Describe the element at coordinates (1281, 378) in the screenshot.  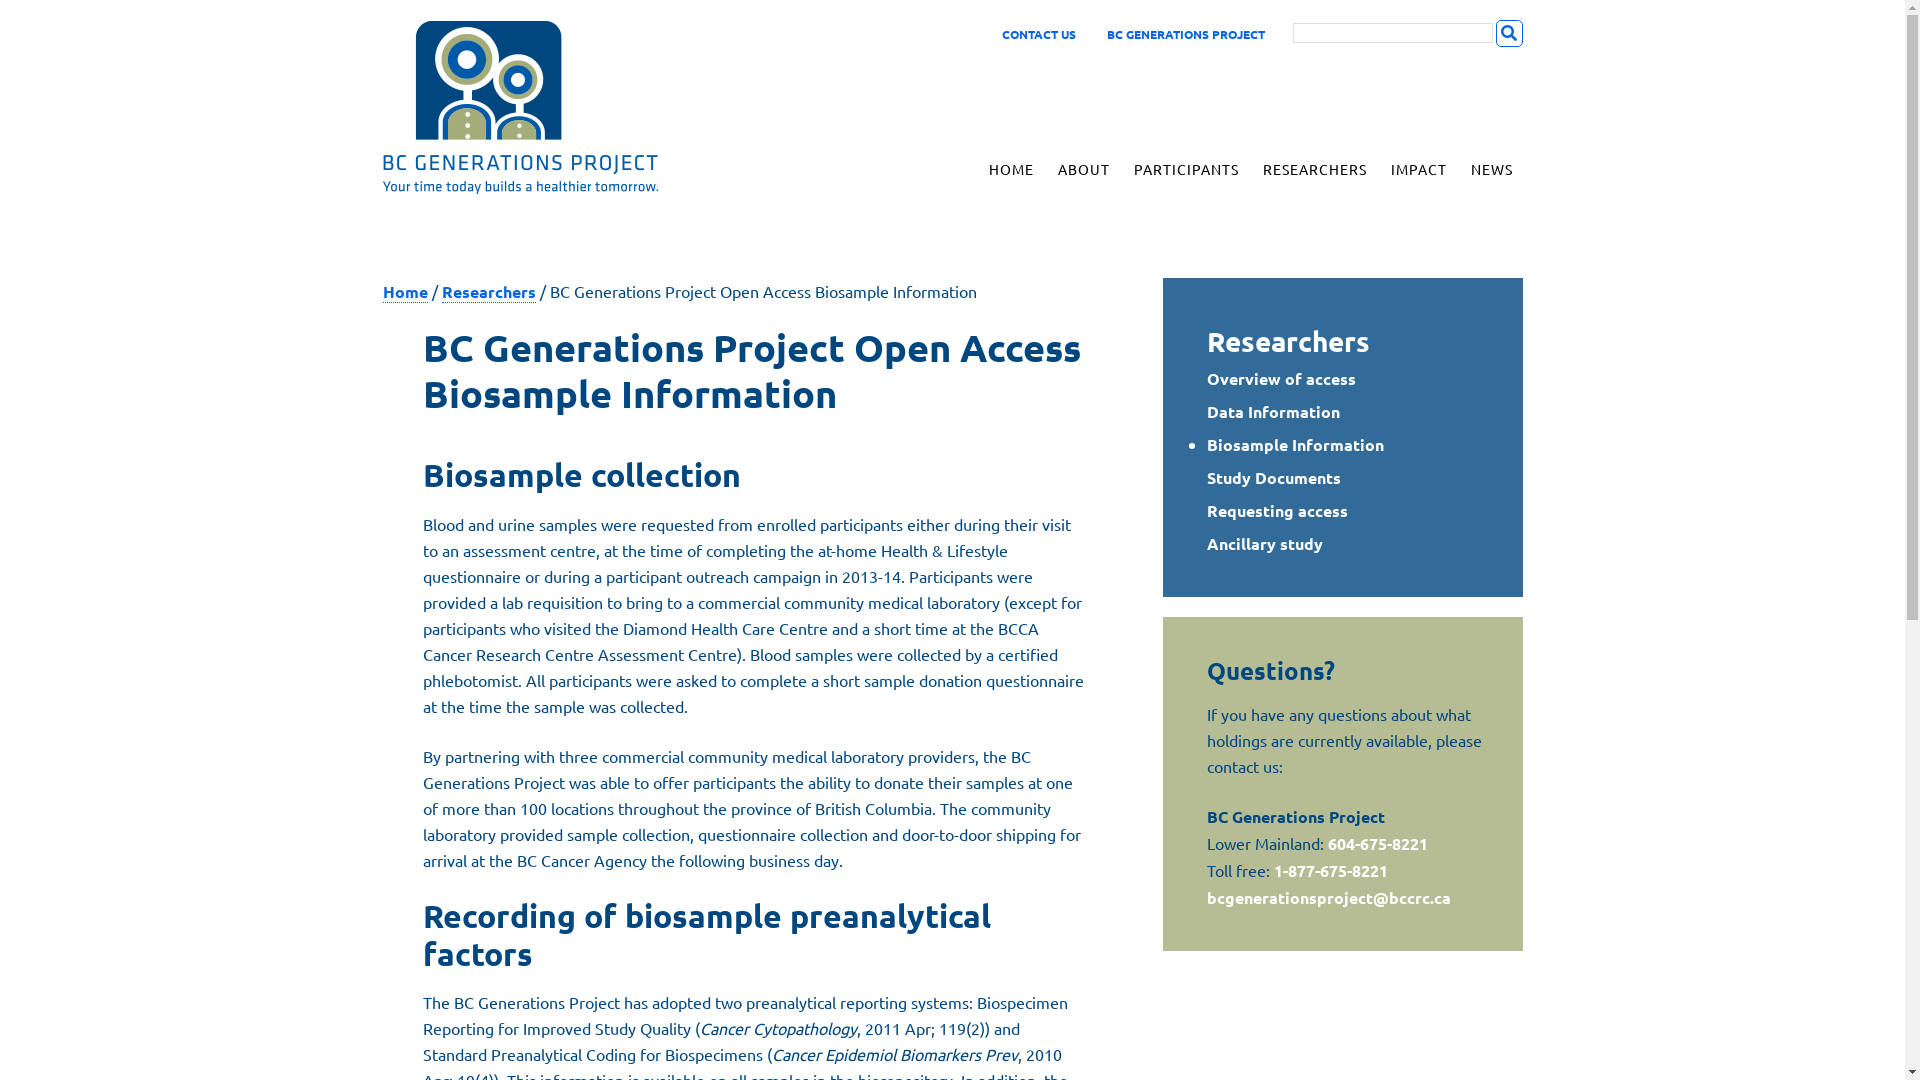
I see `'Overview of access'` at that location.